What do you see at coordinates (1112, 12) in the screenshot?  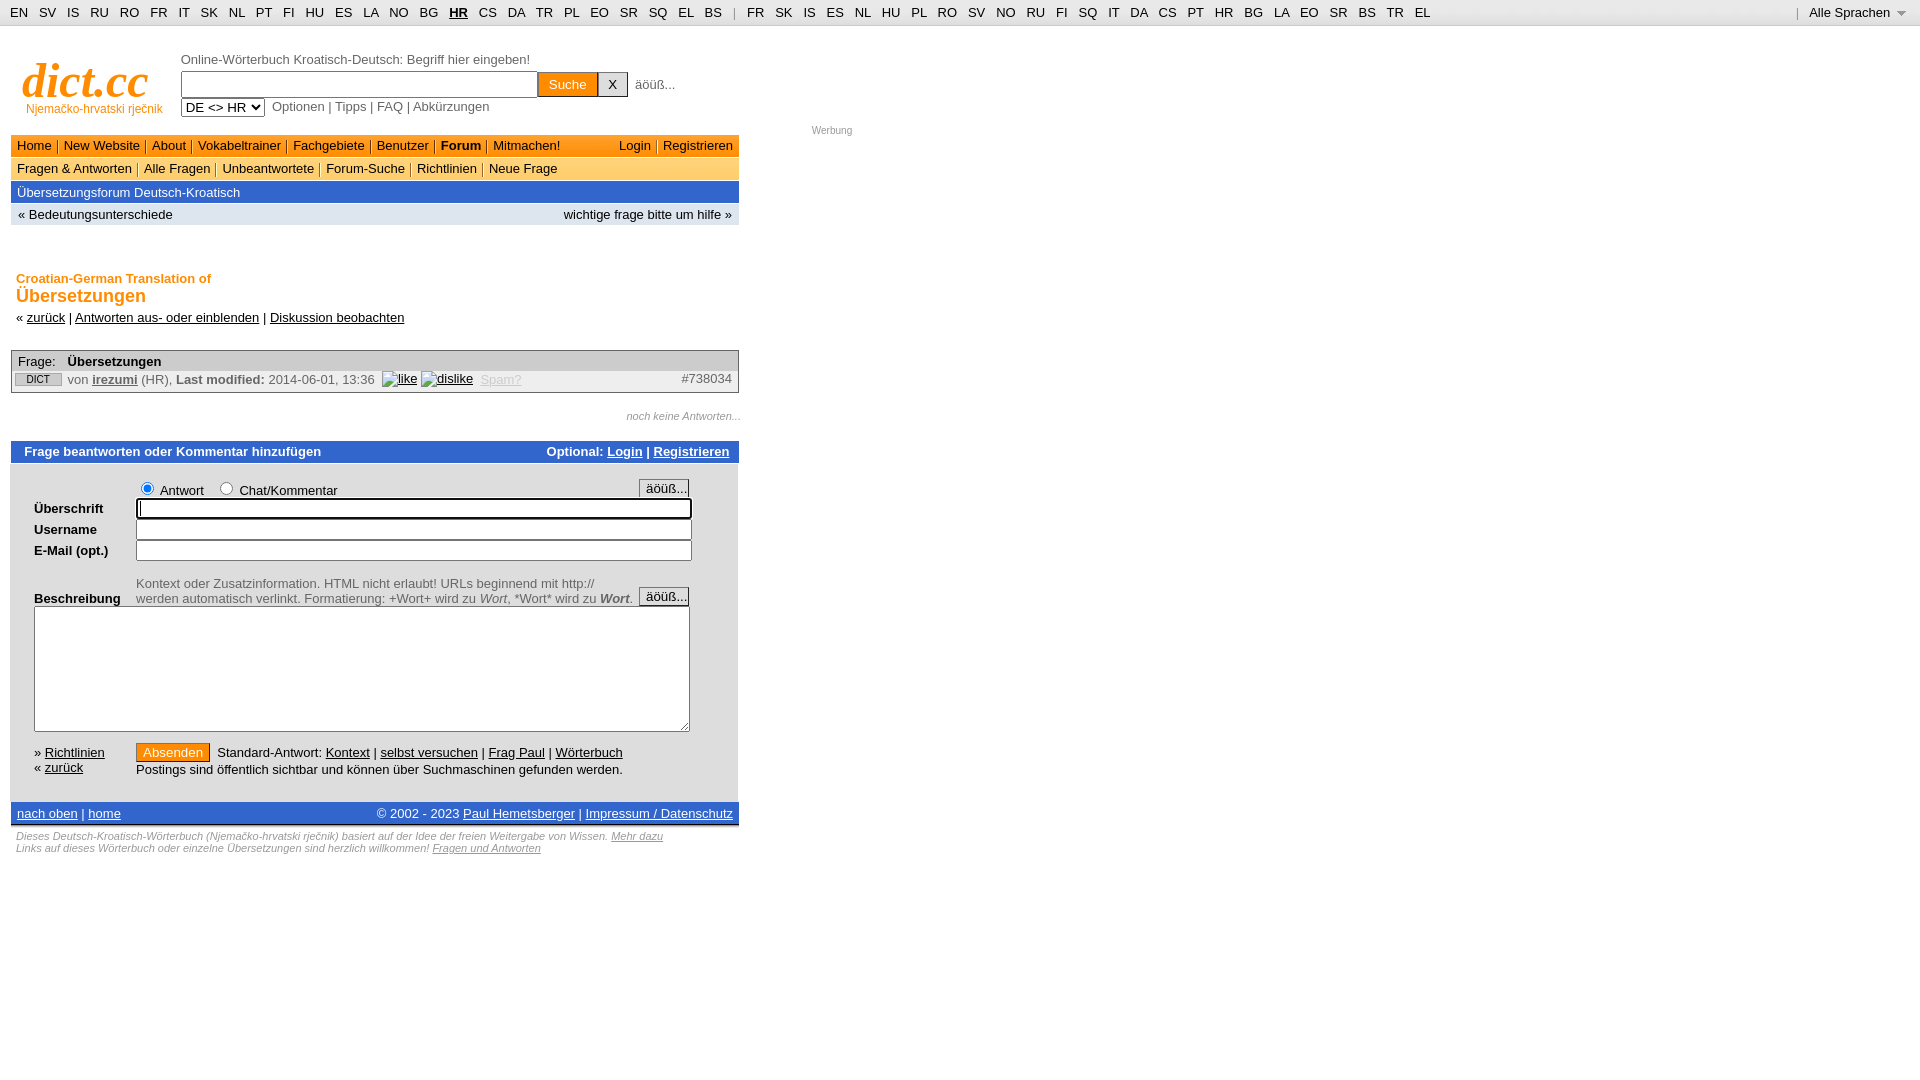 I see `'IT'` at bounding box center [1112, 12].